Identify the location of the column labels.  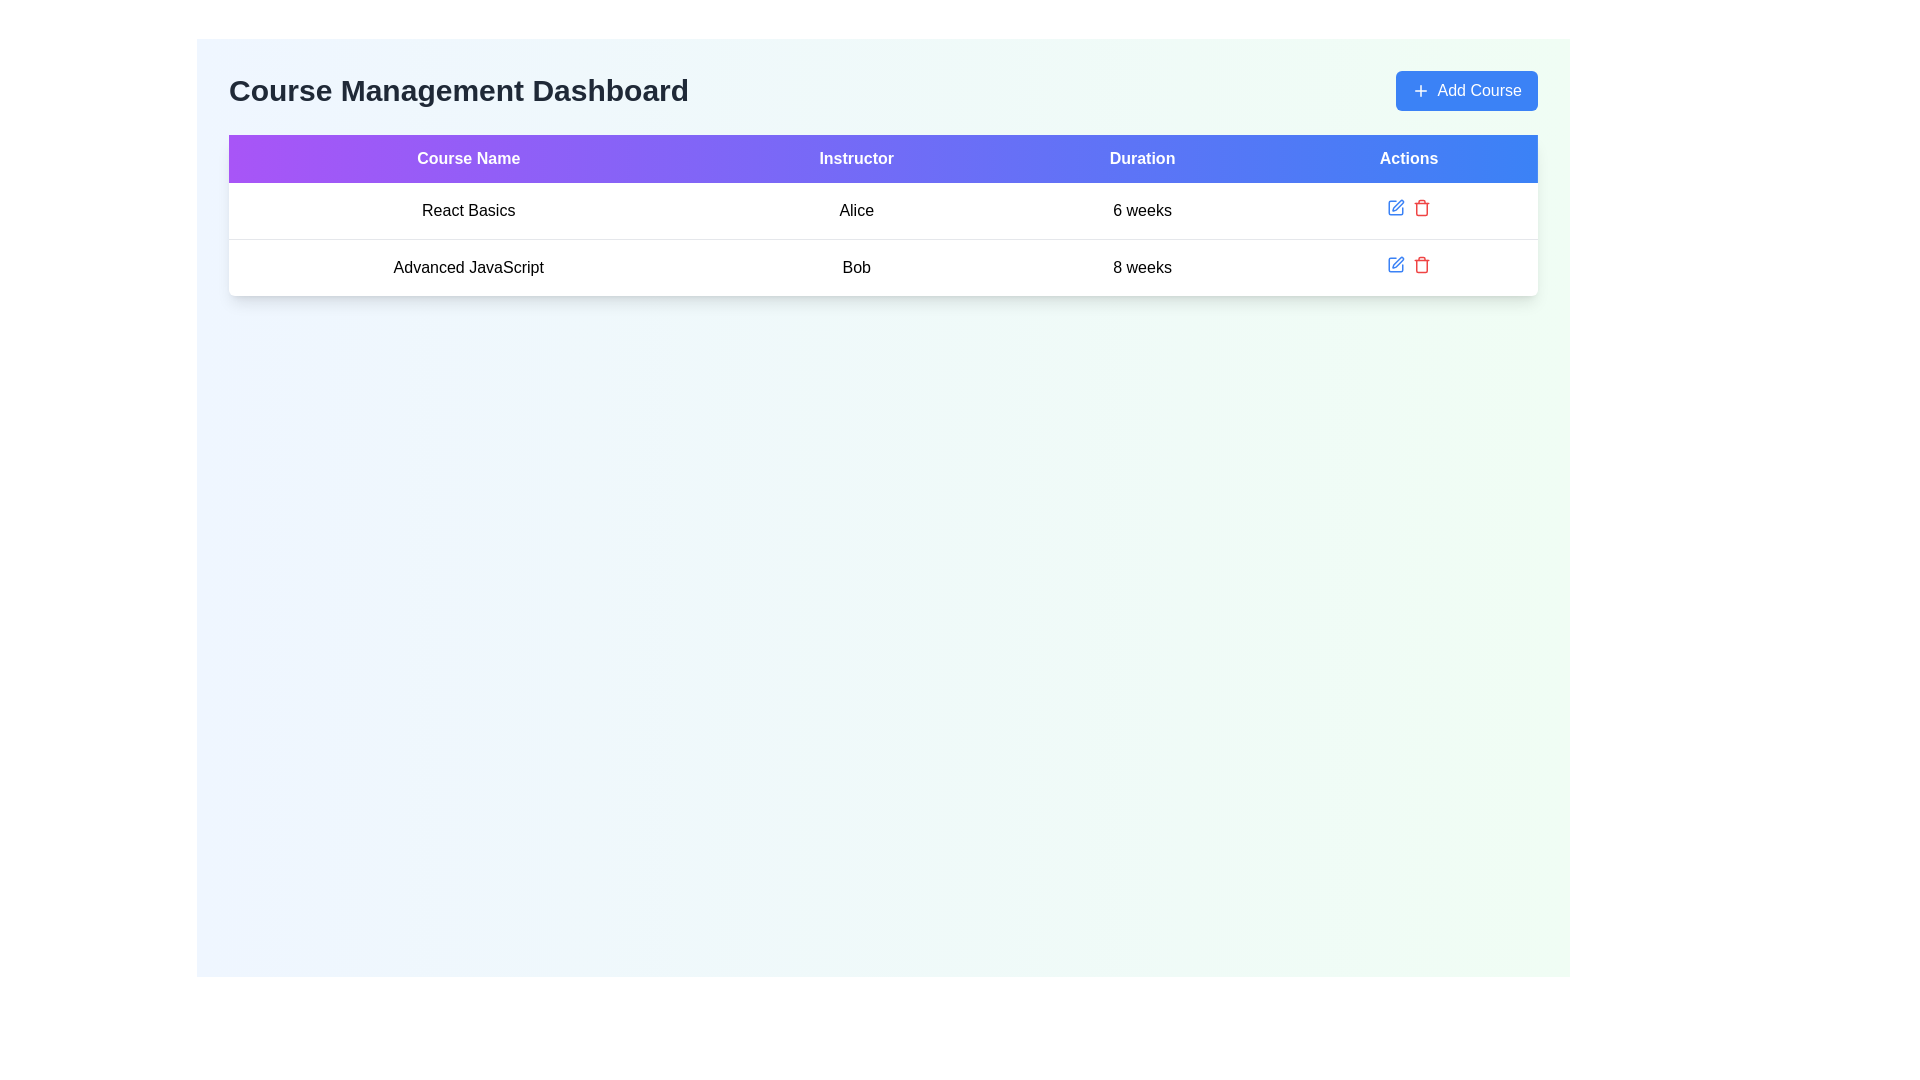
(882, 157).